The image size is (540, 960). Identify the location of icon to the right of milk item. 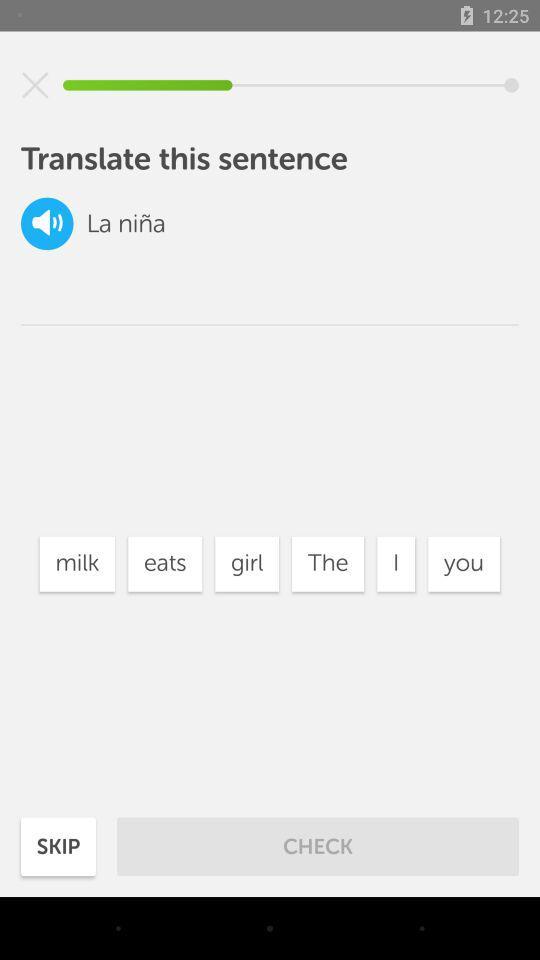
(164, 564).